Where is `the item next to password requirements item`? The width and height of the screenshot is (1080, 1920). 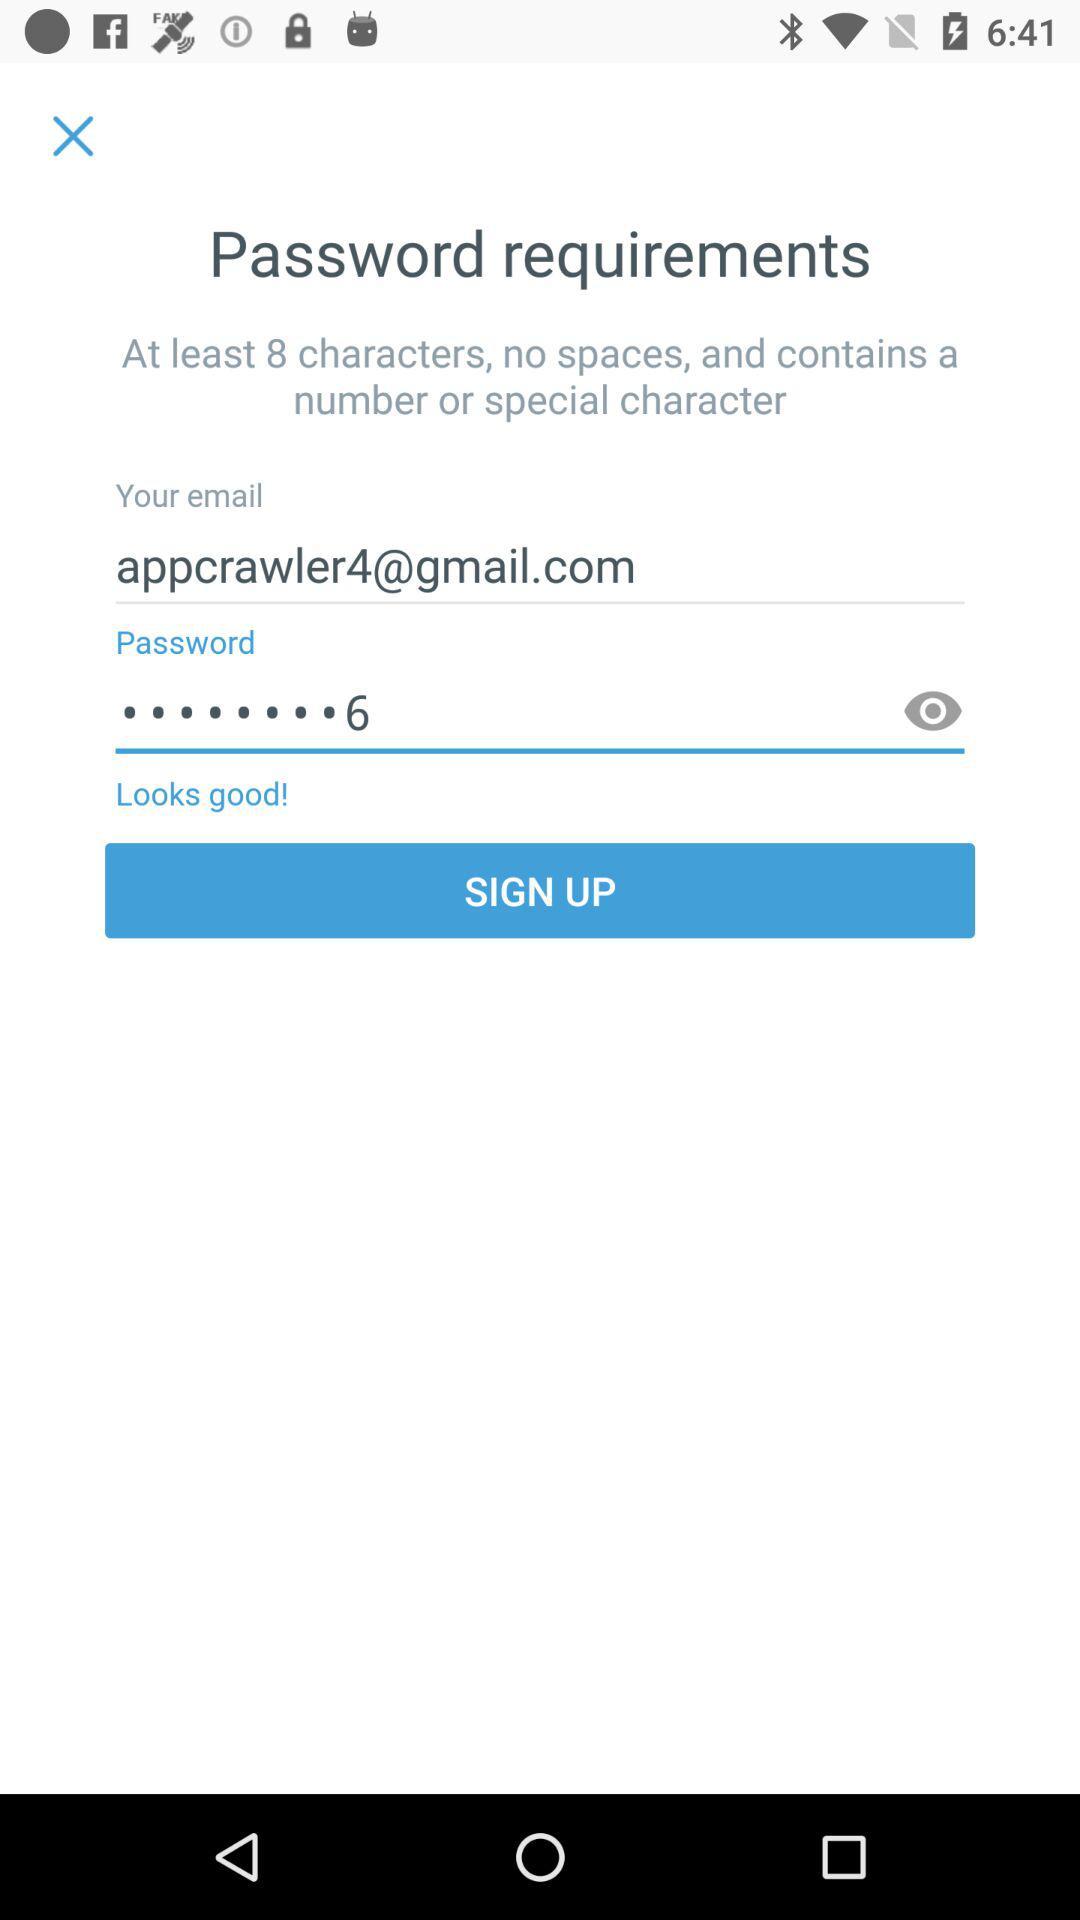
the item next to password requirements item is located at coordinates (72, 135).